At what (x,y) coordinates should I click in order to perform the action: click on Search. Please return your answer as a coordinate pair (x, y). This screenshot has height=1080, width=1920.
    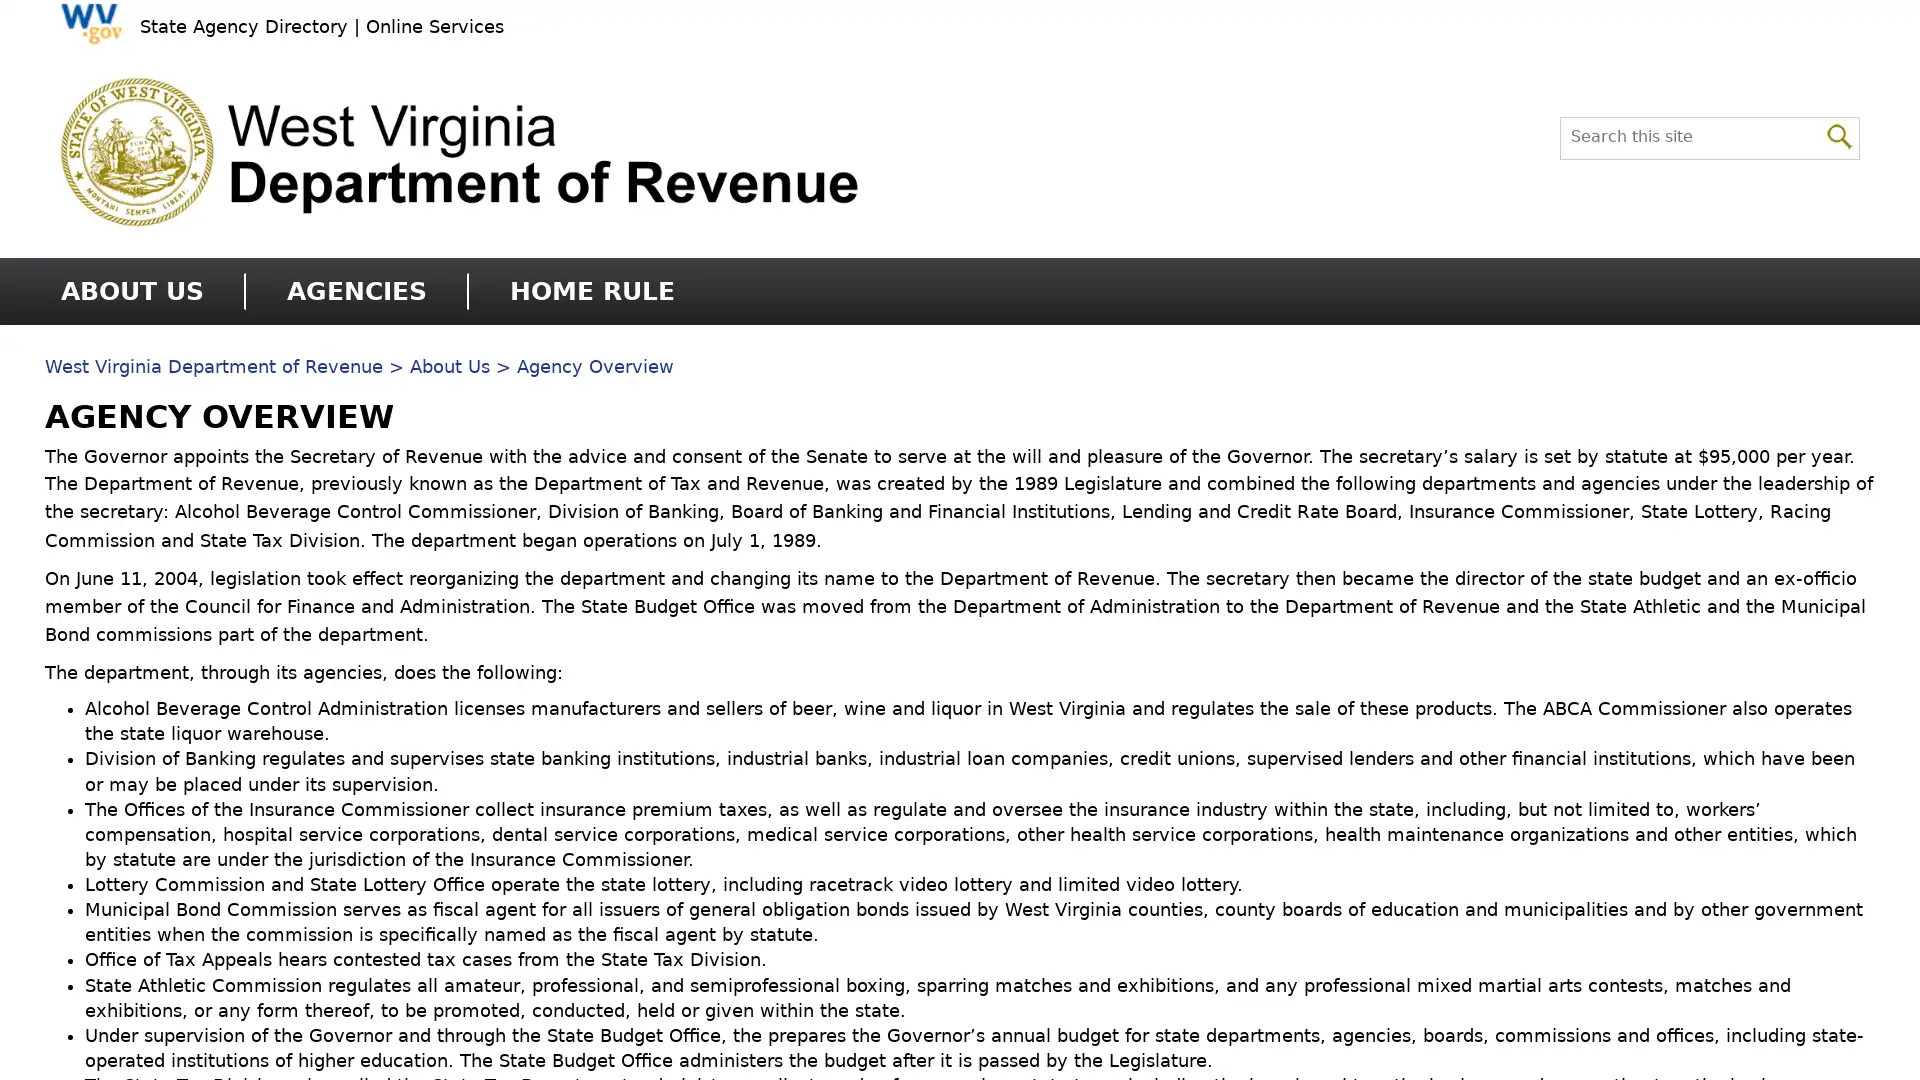
    Looking at the image, I should click on (1839, 134).